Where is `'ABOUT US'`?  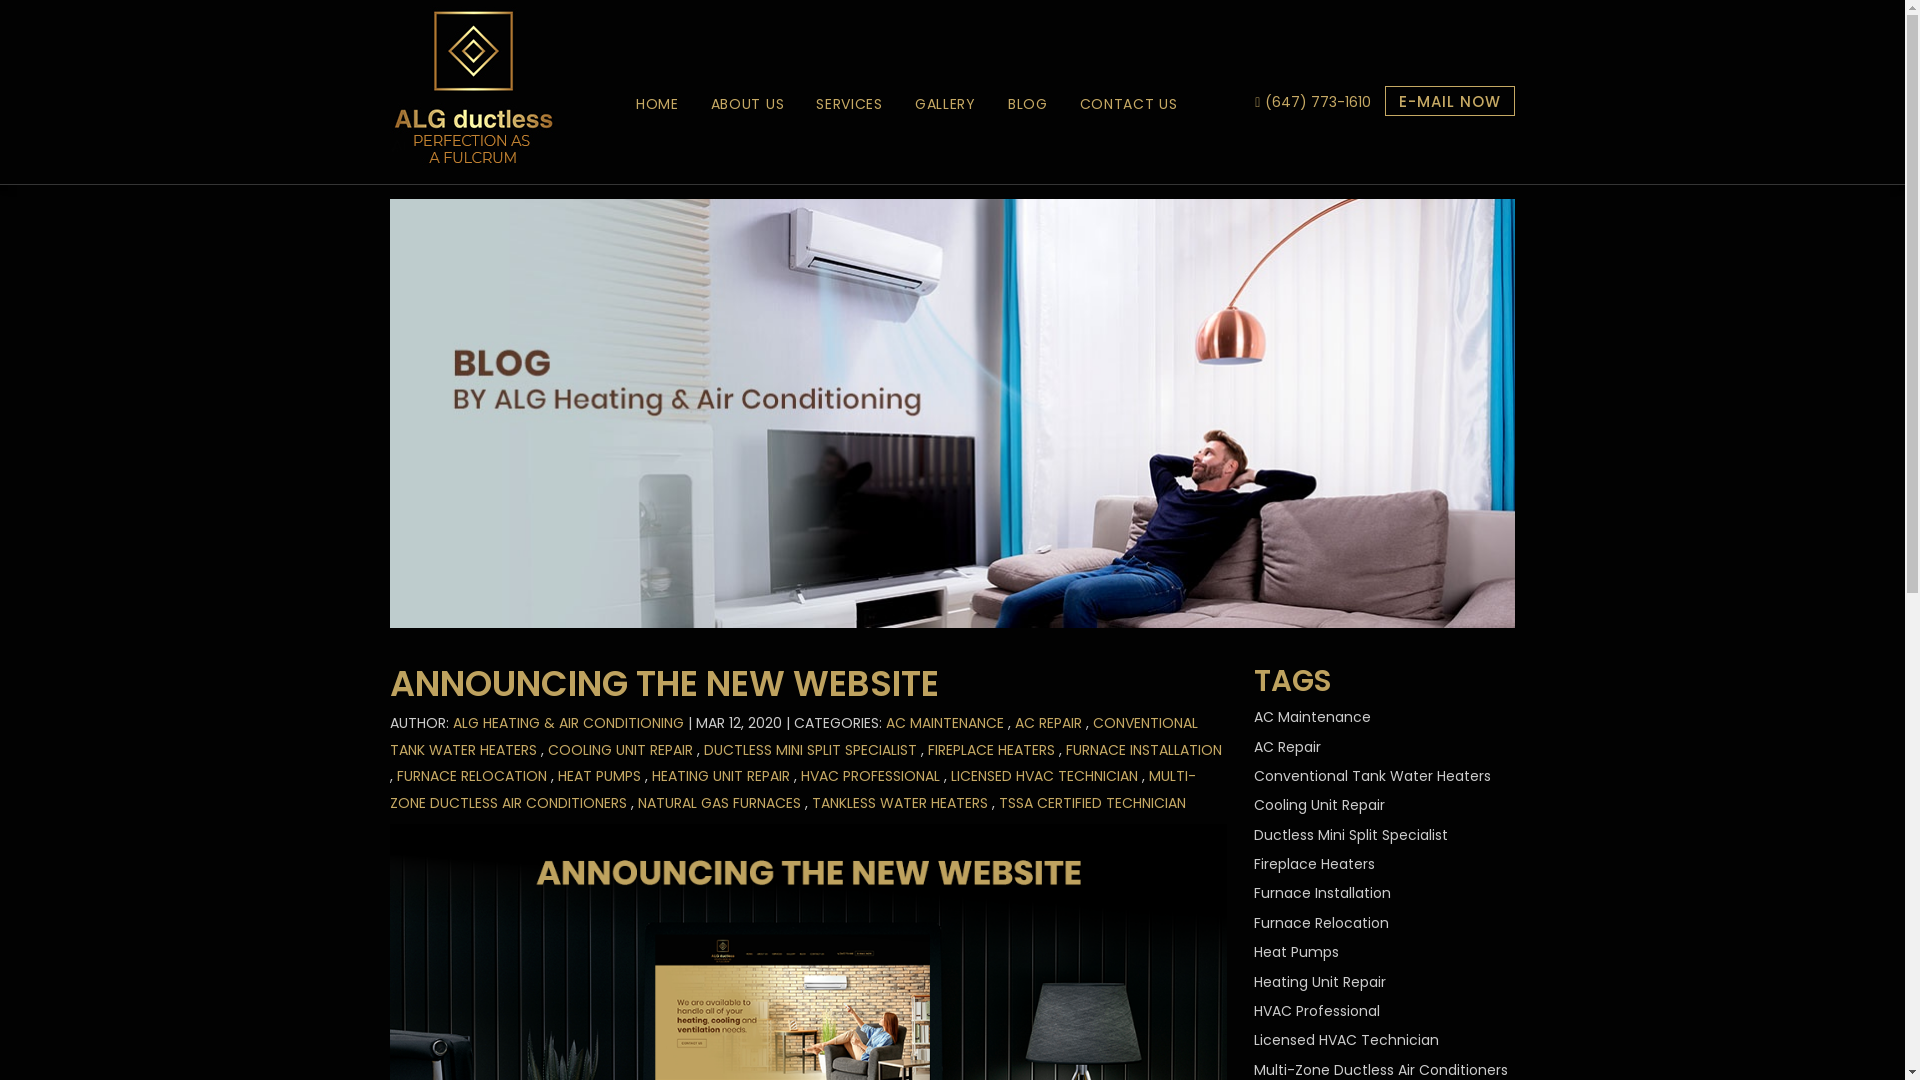
'ABOUT US' is located at coordinates (695, 104).